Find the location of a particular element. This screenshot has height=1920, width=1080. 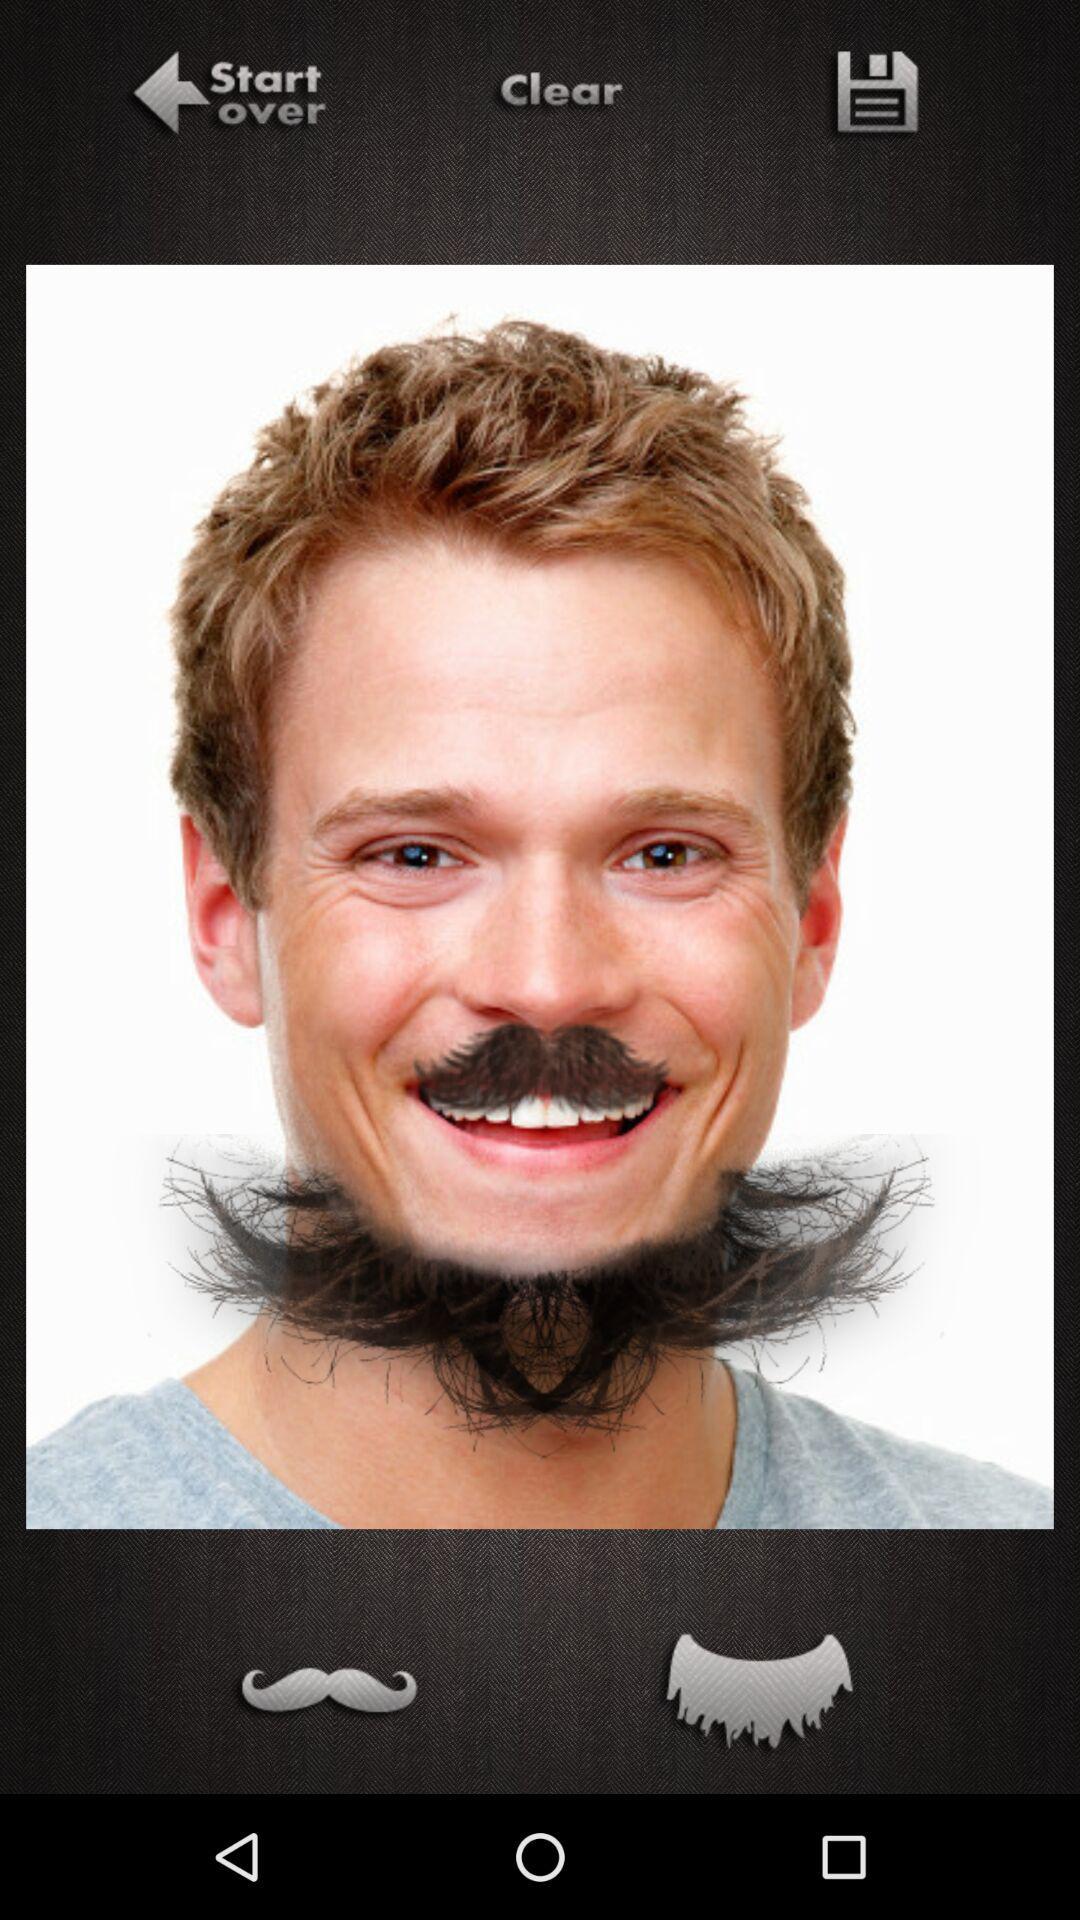

mustache is located at coordinates (323, 1695).